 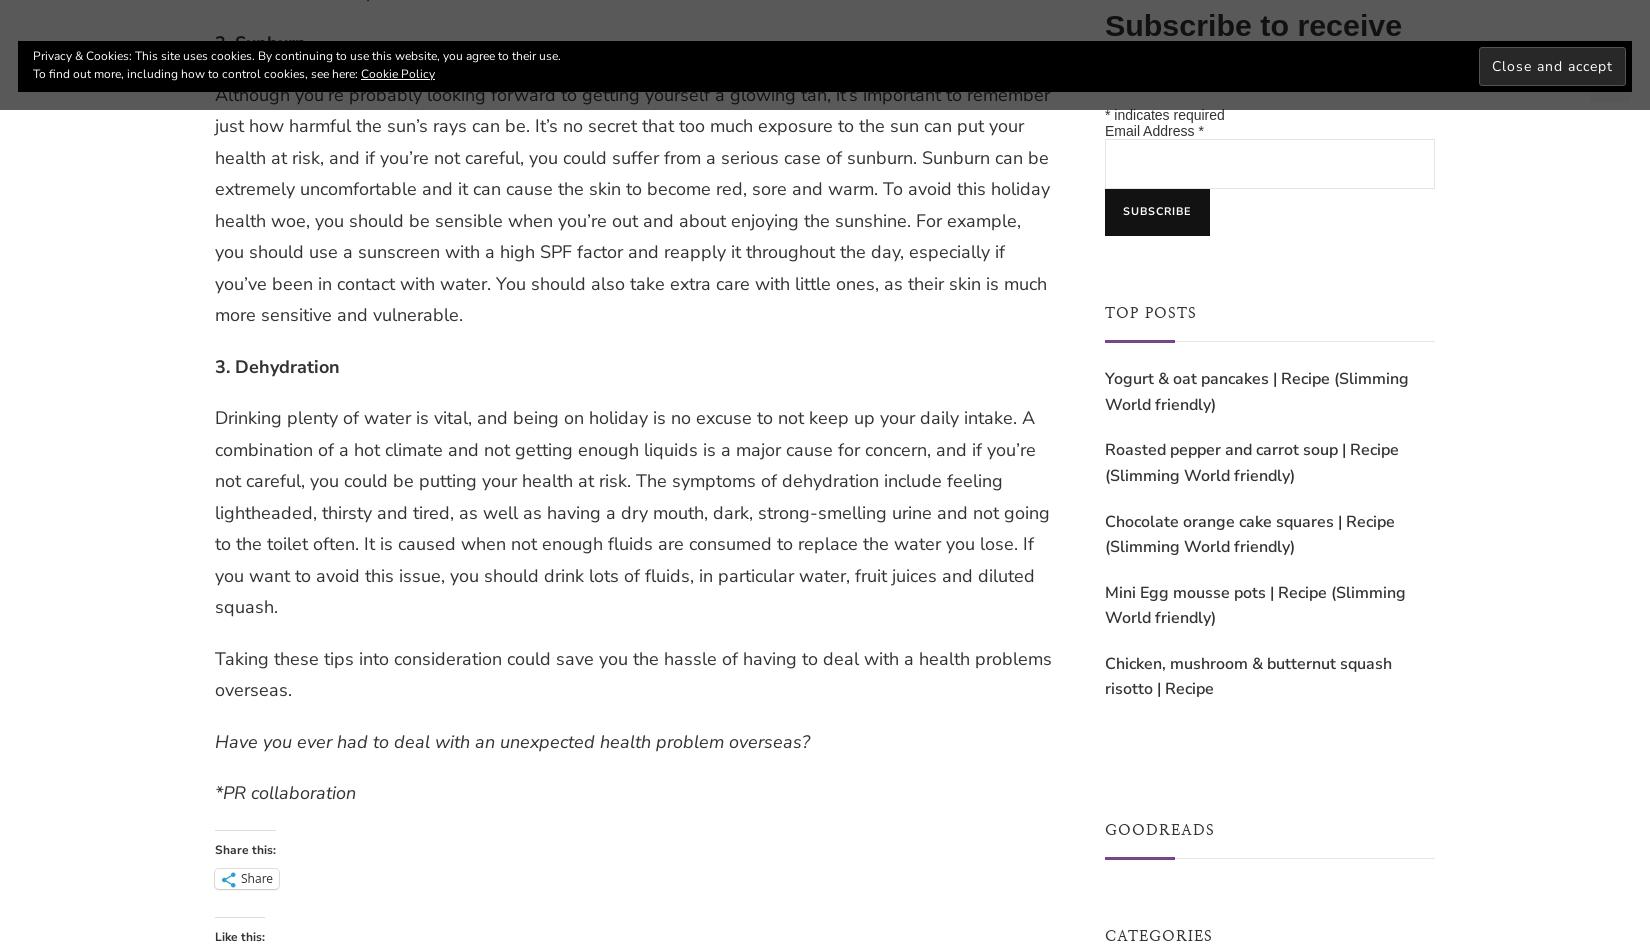 What do you see at coordinates (1159, 829) in the screenshot?
I see `'Goodreads'` at bounding box center [1159, 829].